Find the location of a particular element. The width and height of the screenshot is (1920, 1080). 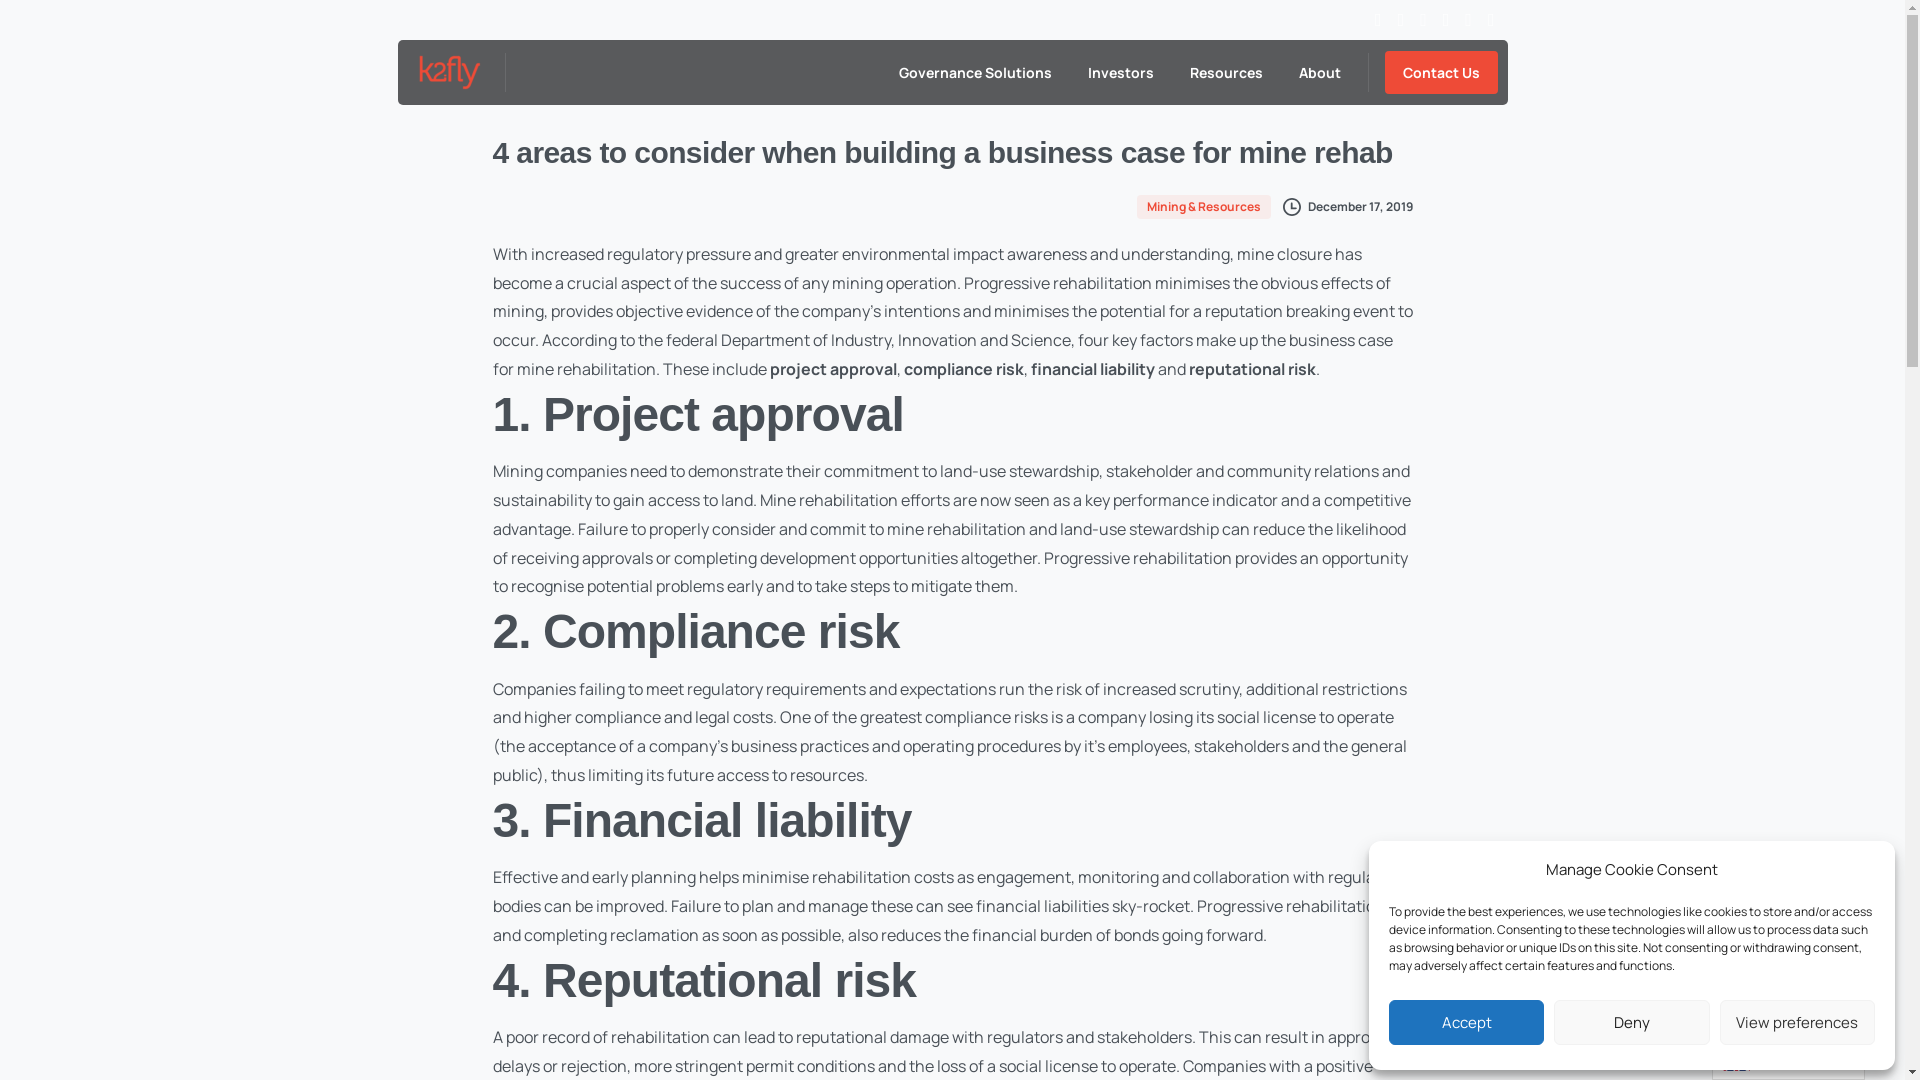

'Contact Us' is located at coordinates (1440, 71).